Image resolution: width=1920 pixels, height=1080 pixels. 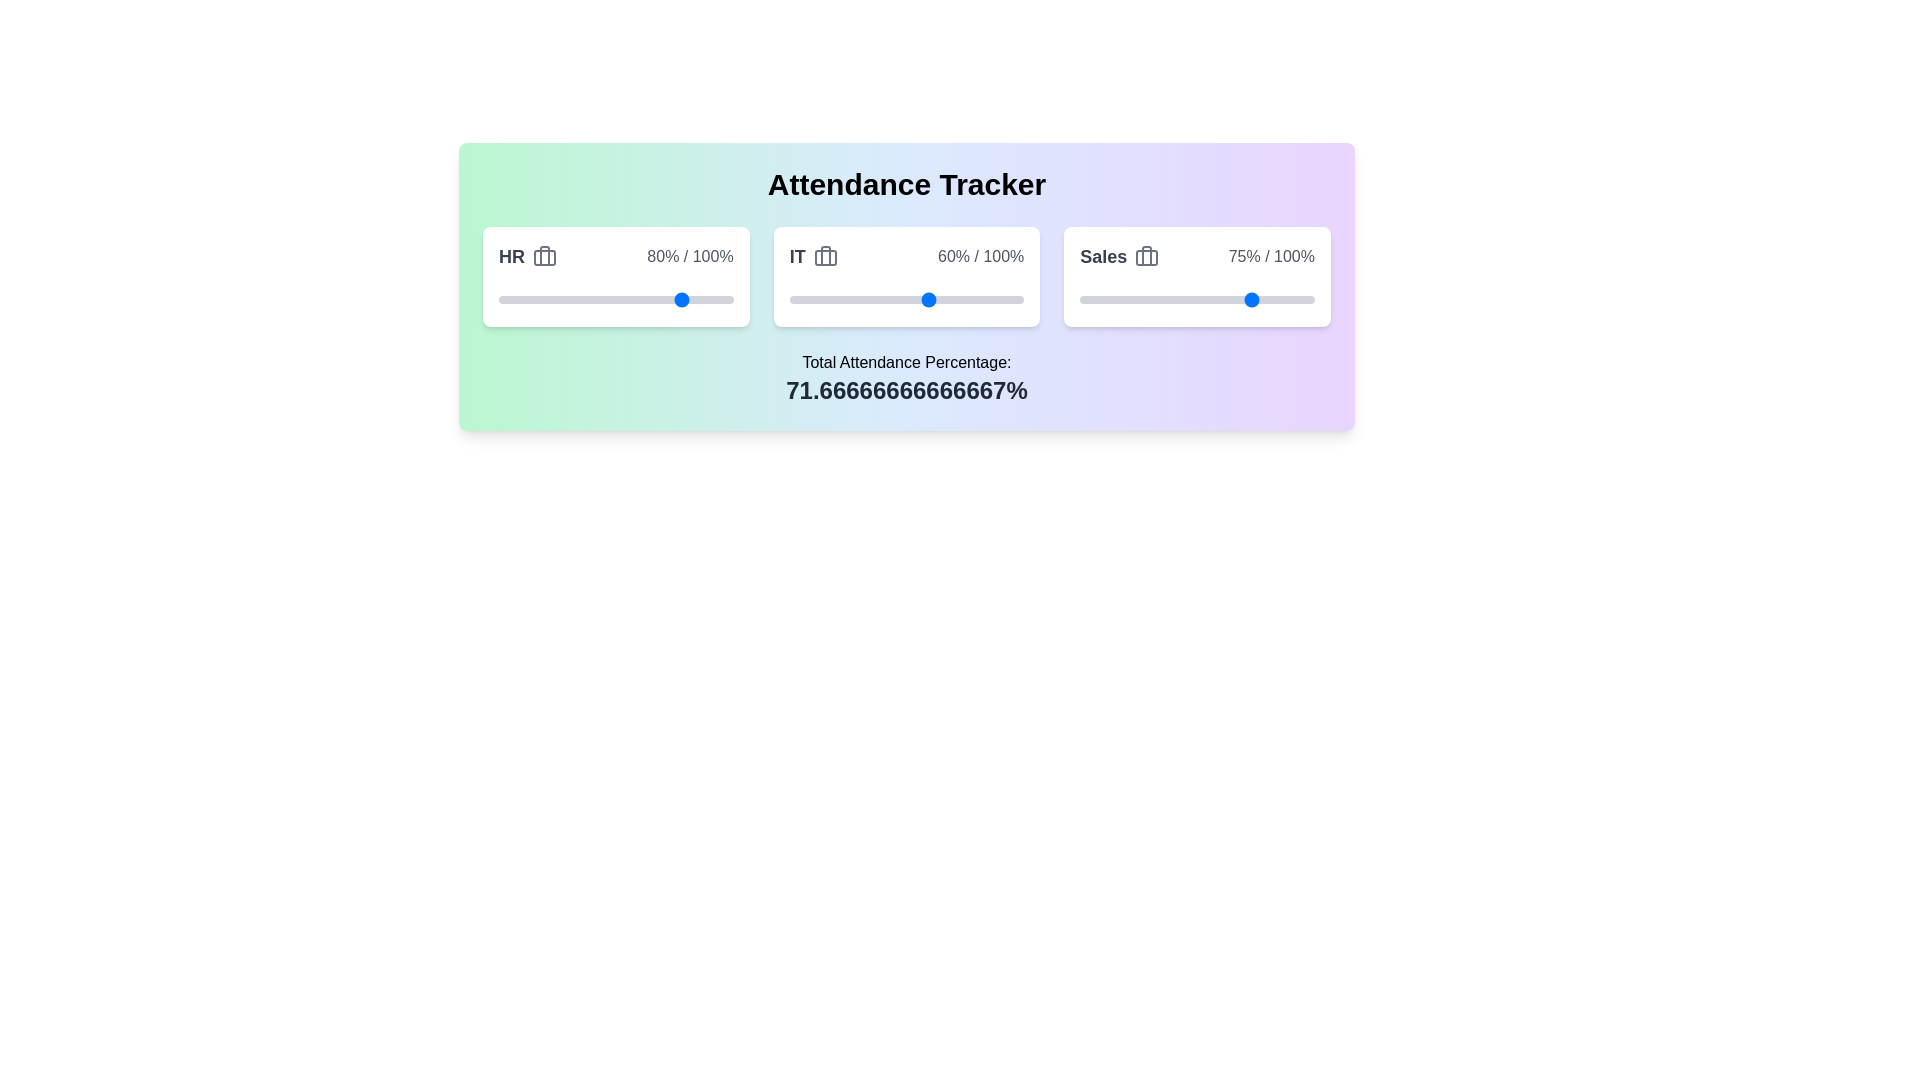 What do you see at coordinates (813, 256) in the screenshot?
I see `the Text with Icon element that serves as a label for the IT category, positioned in the second card above '60% / 100%'` at bounding box center [813, 256].